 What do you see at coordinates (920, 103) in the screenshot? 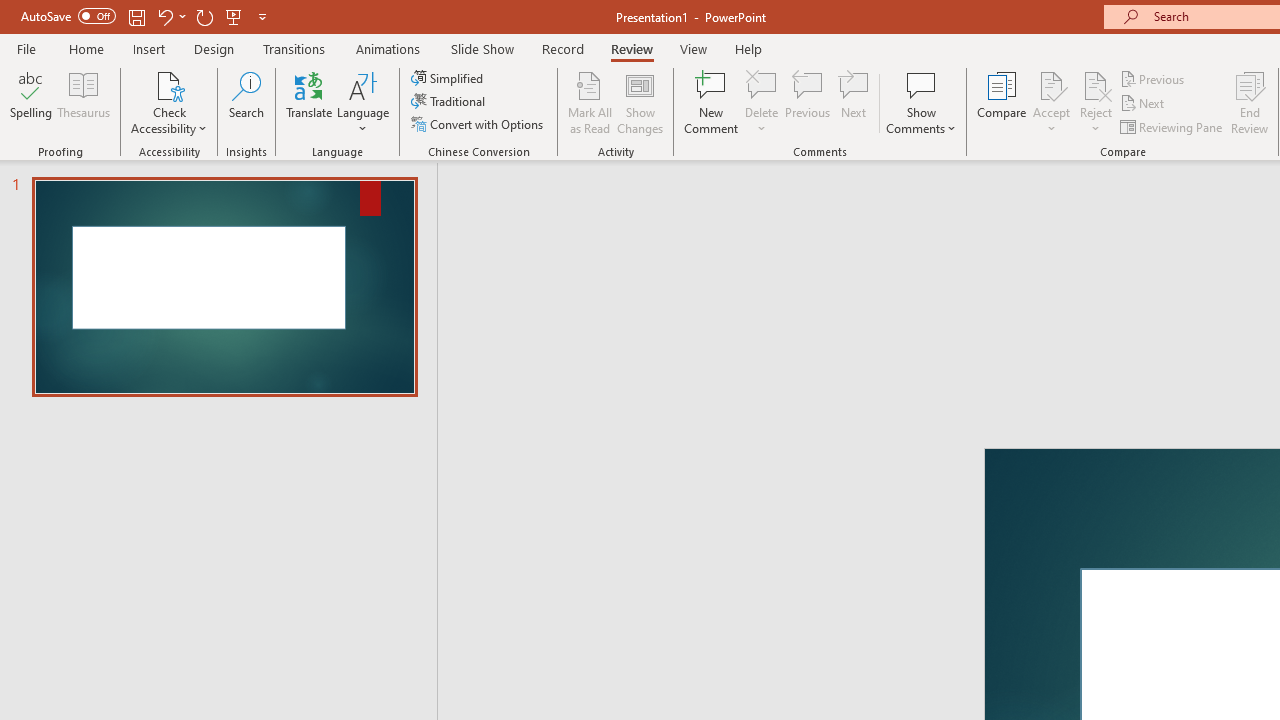
I see `'Show Comments'` at bounding box center [920, 103].